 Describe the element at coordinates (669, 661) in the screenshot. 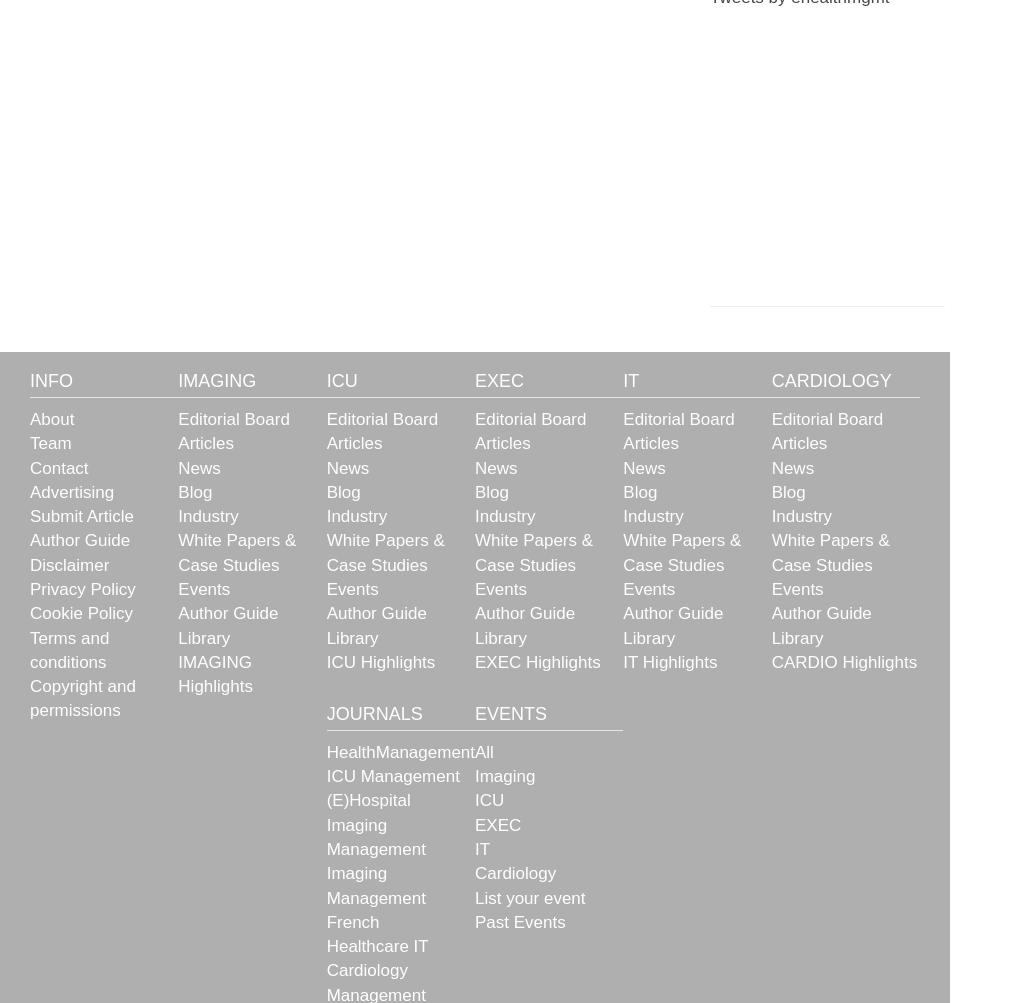

I see `'IT Highlights'` at that location.